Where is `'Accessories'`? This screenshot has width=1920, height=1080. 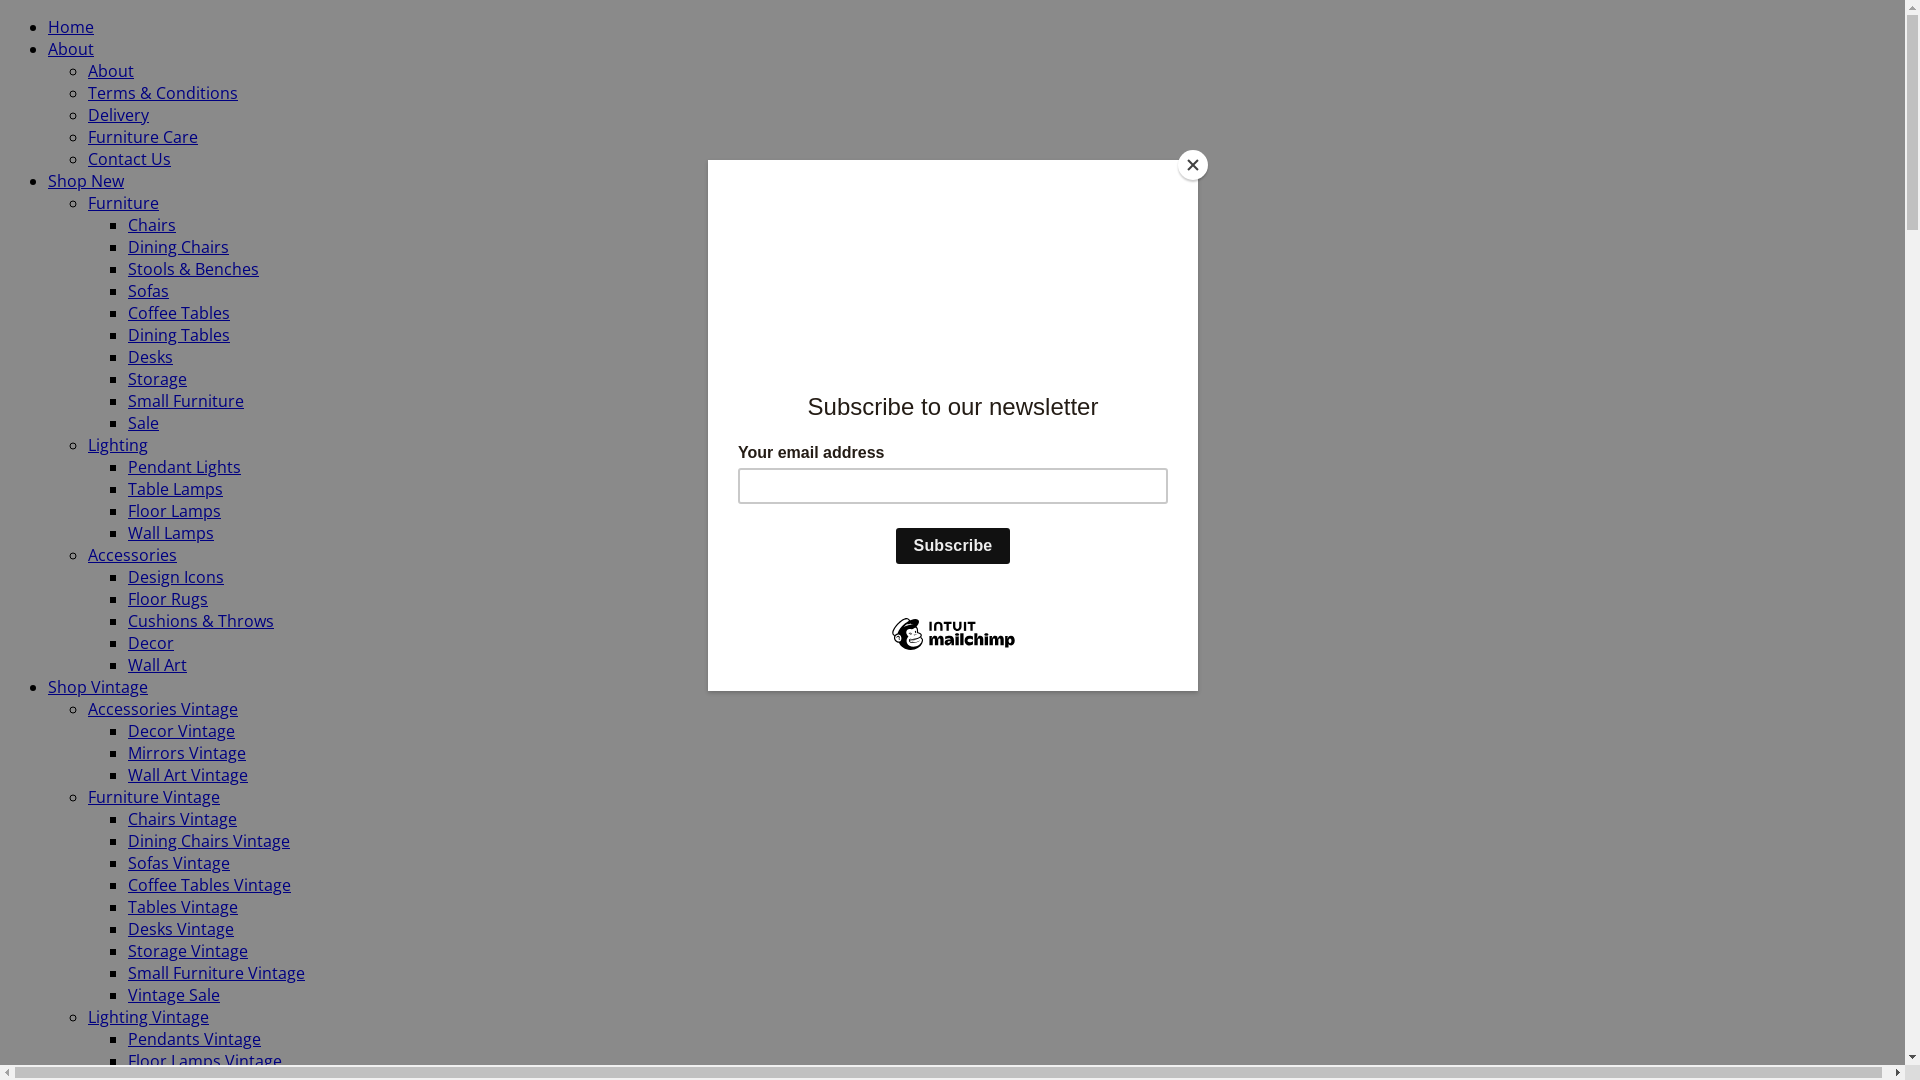 'Accessories' is located at coordinates (131, 555).